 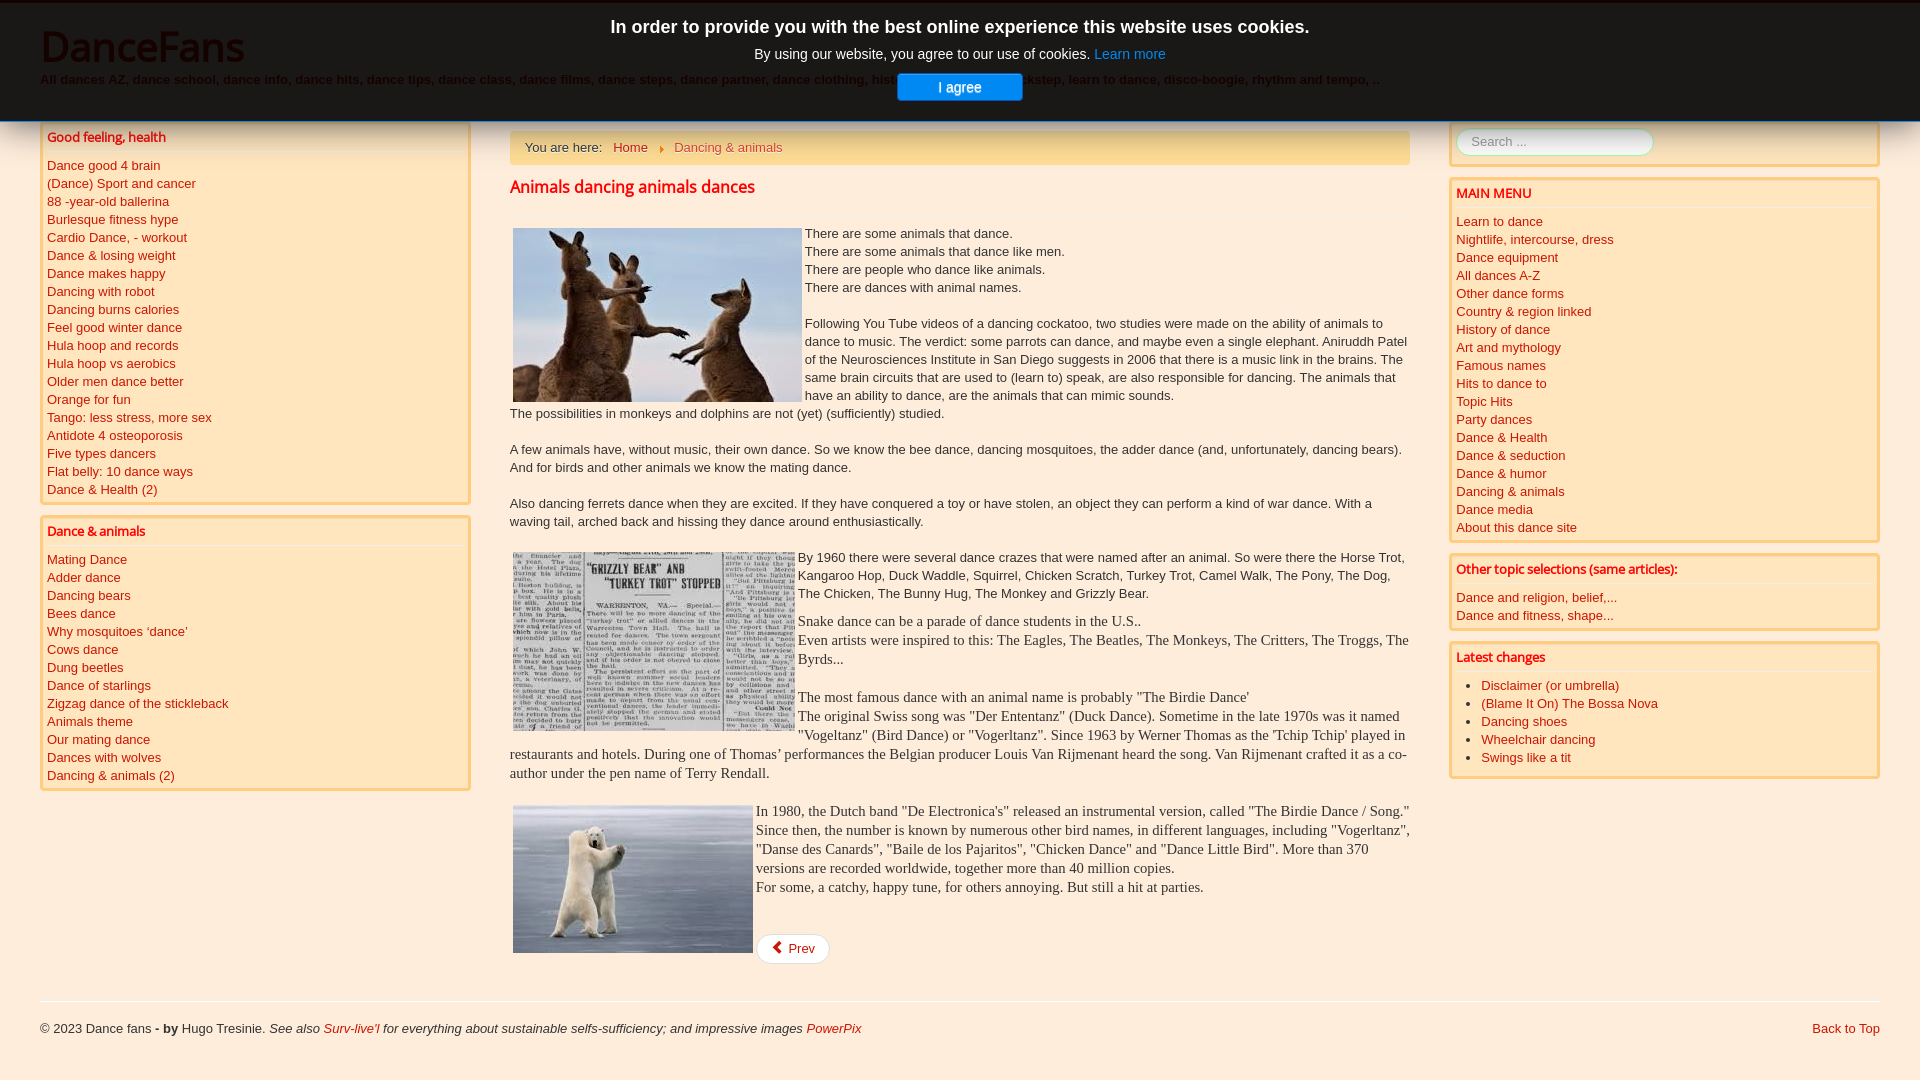 What do you see at coordinates (1522, 721) in the screenshot?
I see `'Dancing shoes'` at bounding box center [1522, 721].